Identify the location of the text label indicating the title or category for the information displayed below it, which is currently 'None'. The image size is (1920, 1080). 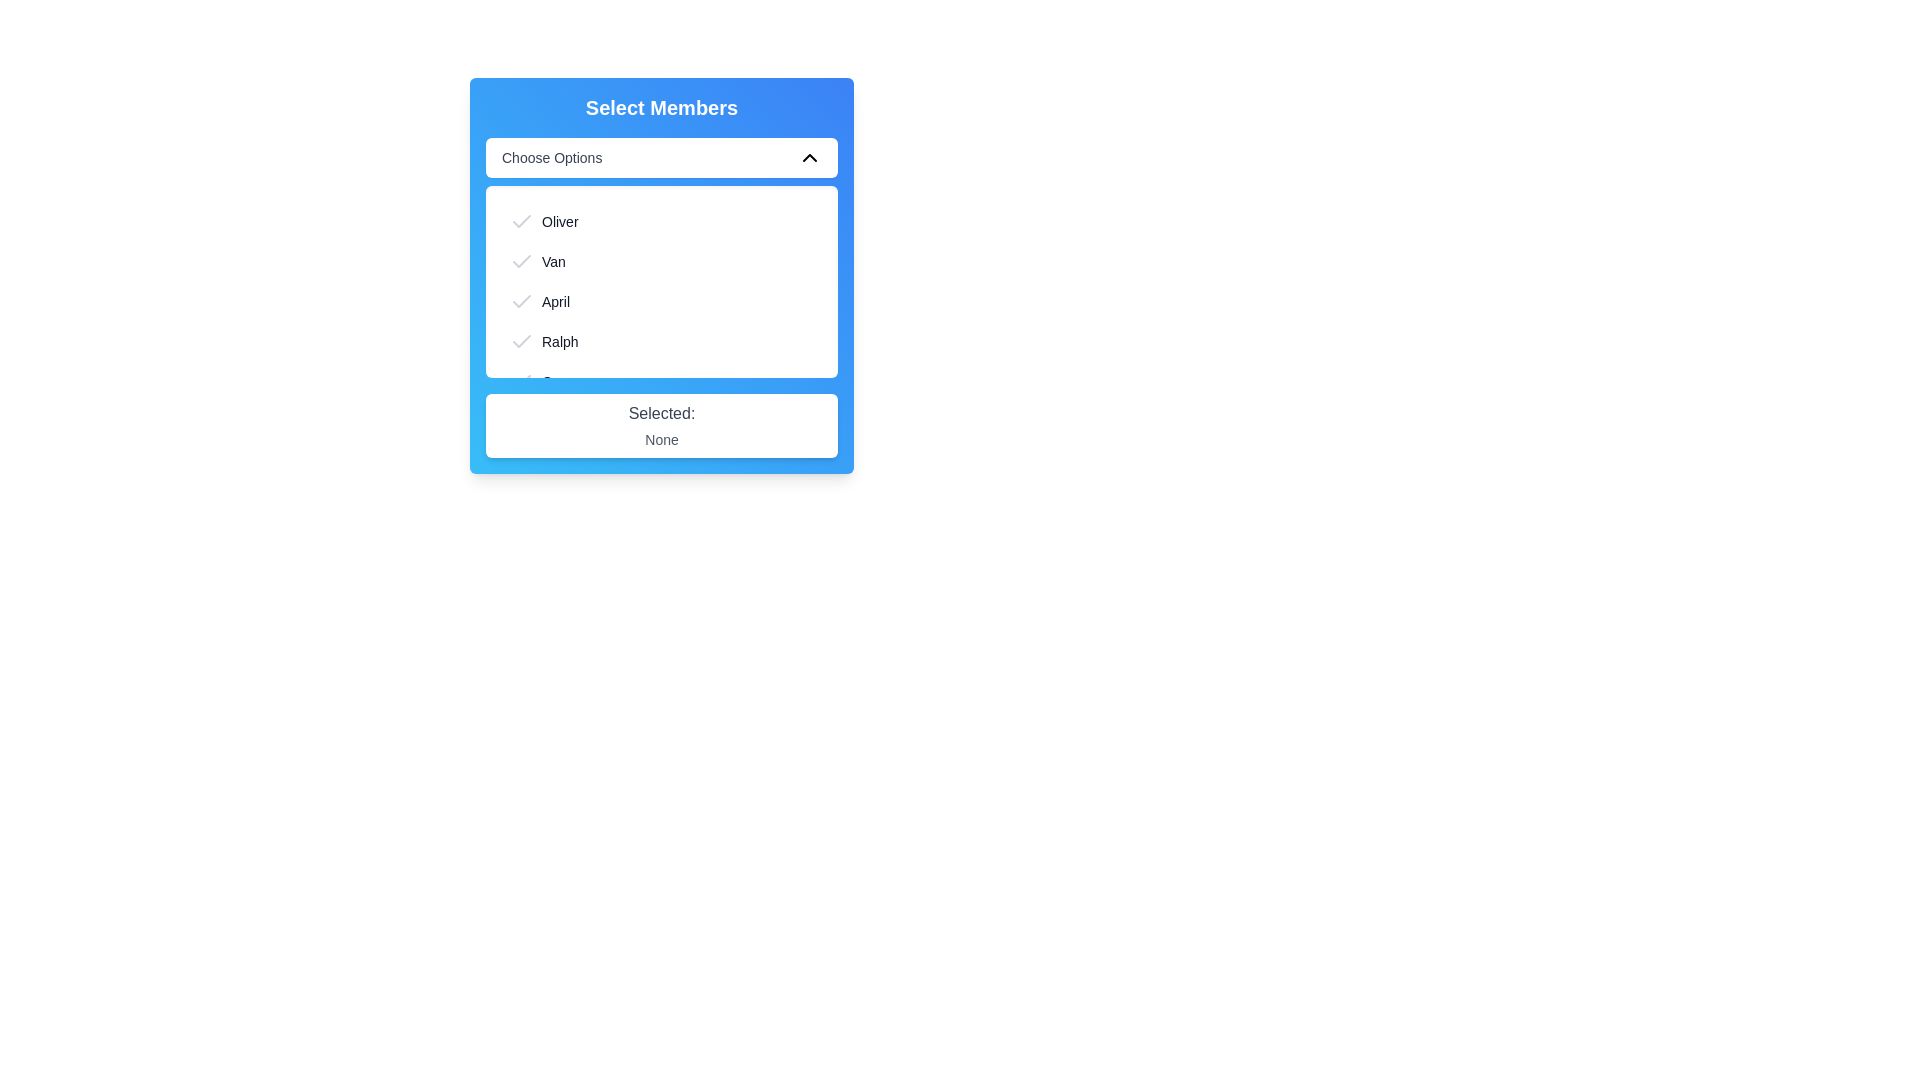
(662, 411).